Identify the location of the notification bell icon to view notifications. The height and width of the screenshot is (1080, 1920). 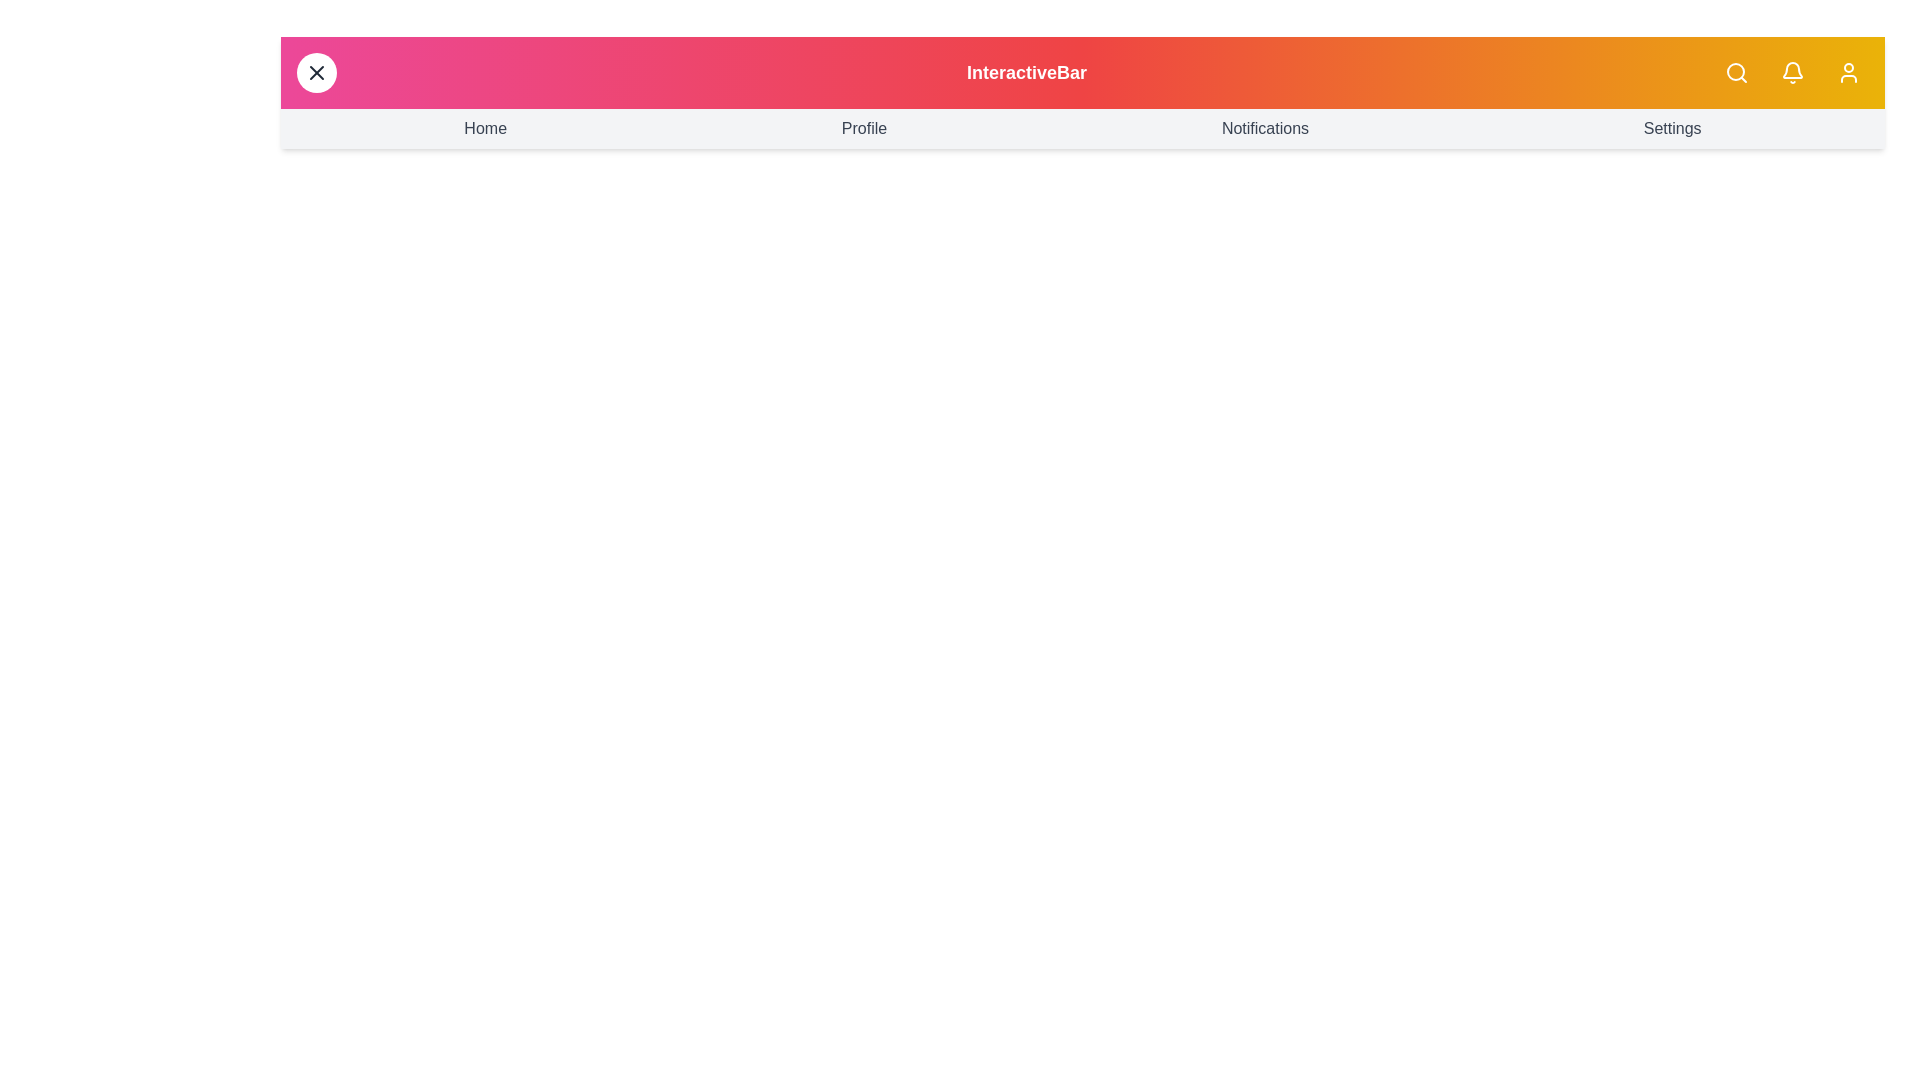
(1793, 72).